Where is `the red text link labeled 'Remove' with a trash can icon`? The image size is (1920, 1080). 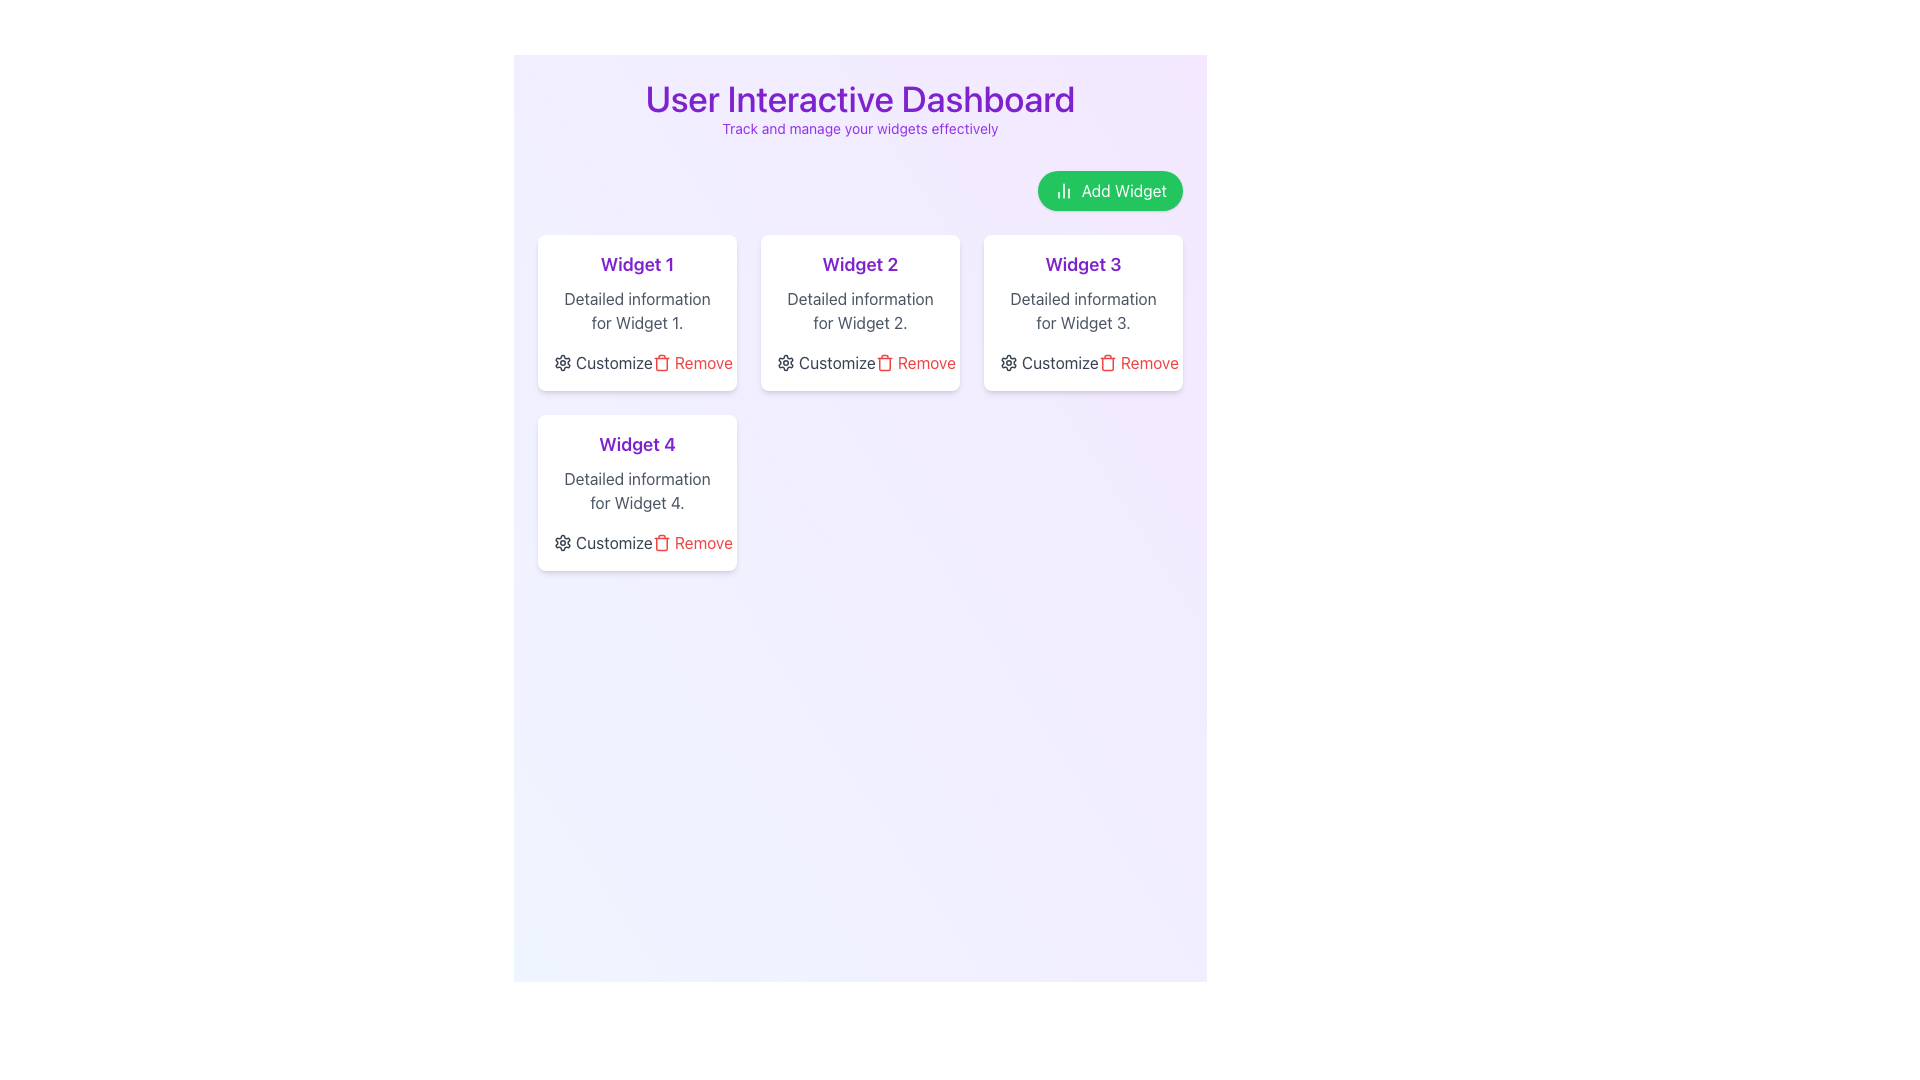 the red text link labeled 'Remove' with a trash can icon is located at coordinates (1137, 362).